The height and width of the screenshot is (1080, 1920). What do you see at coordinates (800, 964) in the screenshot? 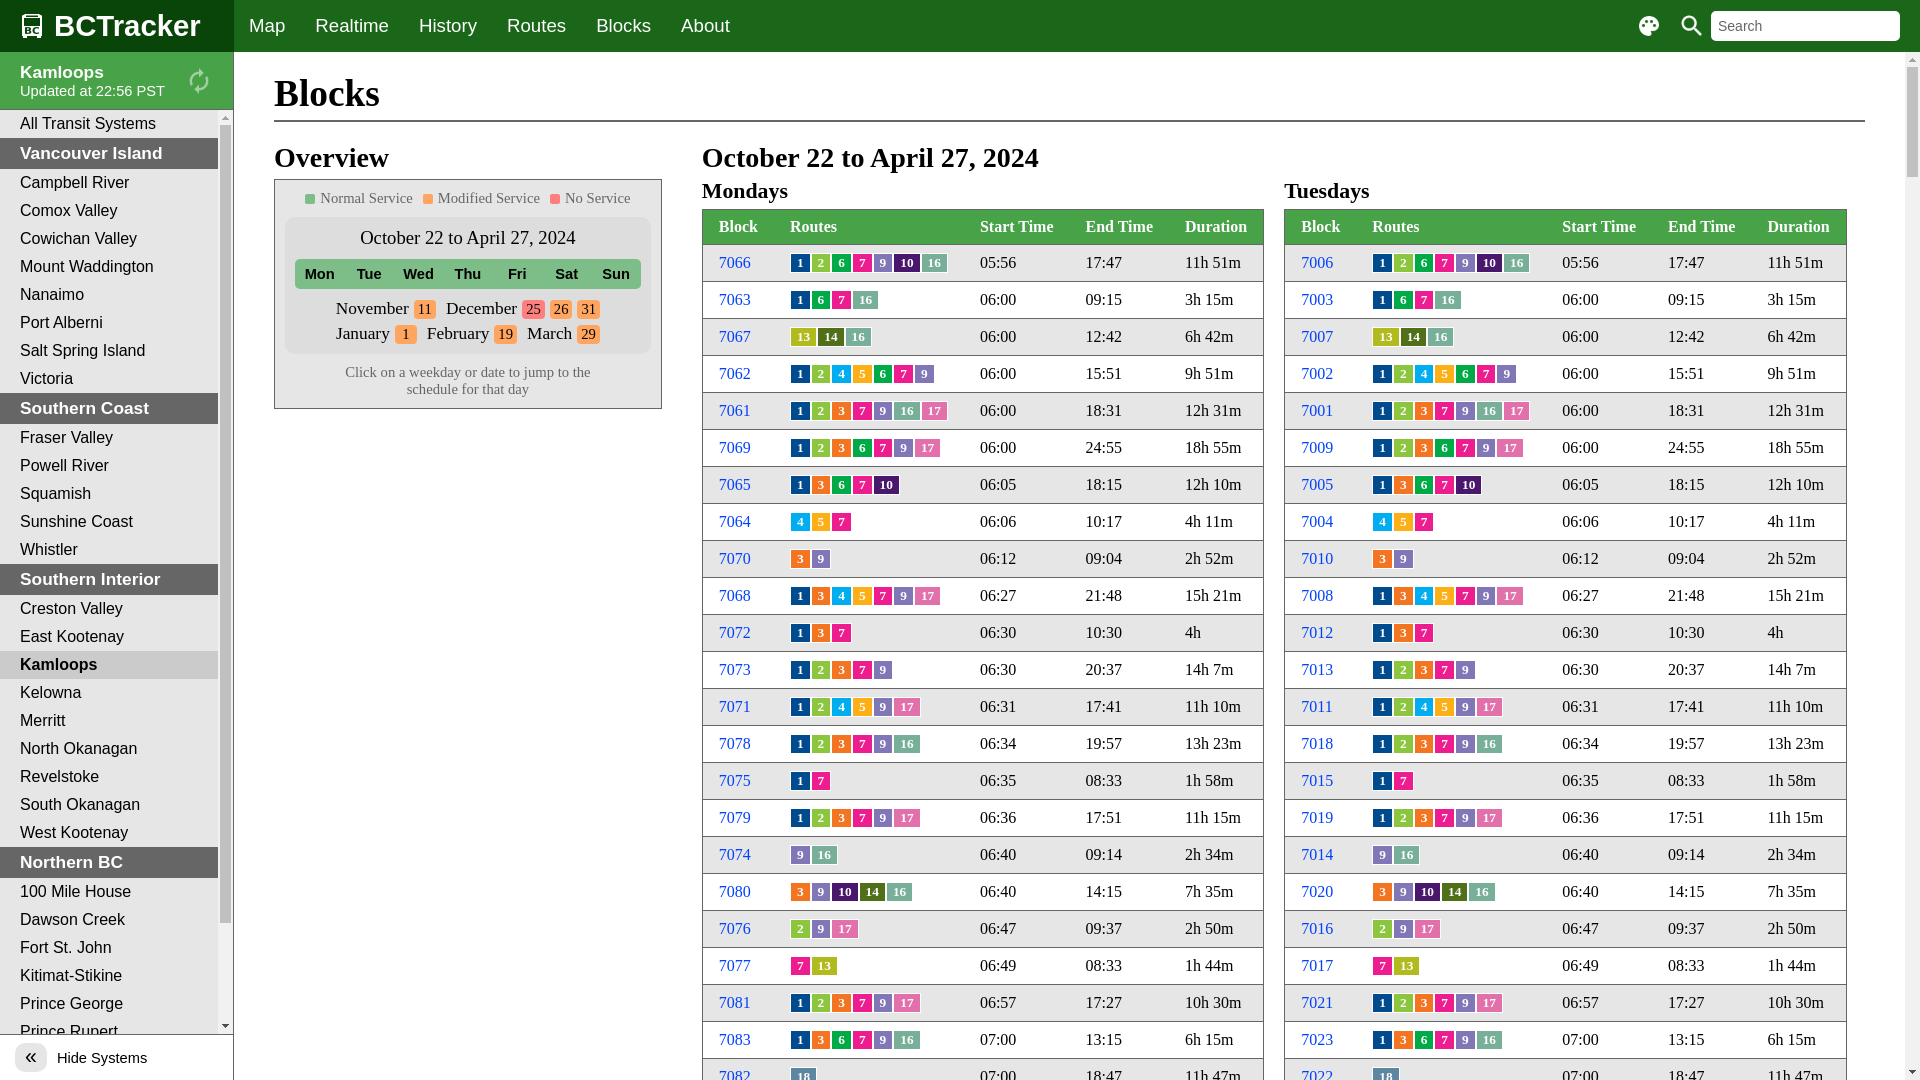
I see `'7'` at bounding box center [800, 964].